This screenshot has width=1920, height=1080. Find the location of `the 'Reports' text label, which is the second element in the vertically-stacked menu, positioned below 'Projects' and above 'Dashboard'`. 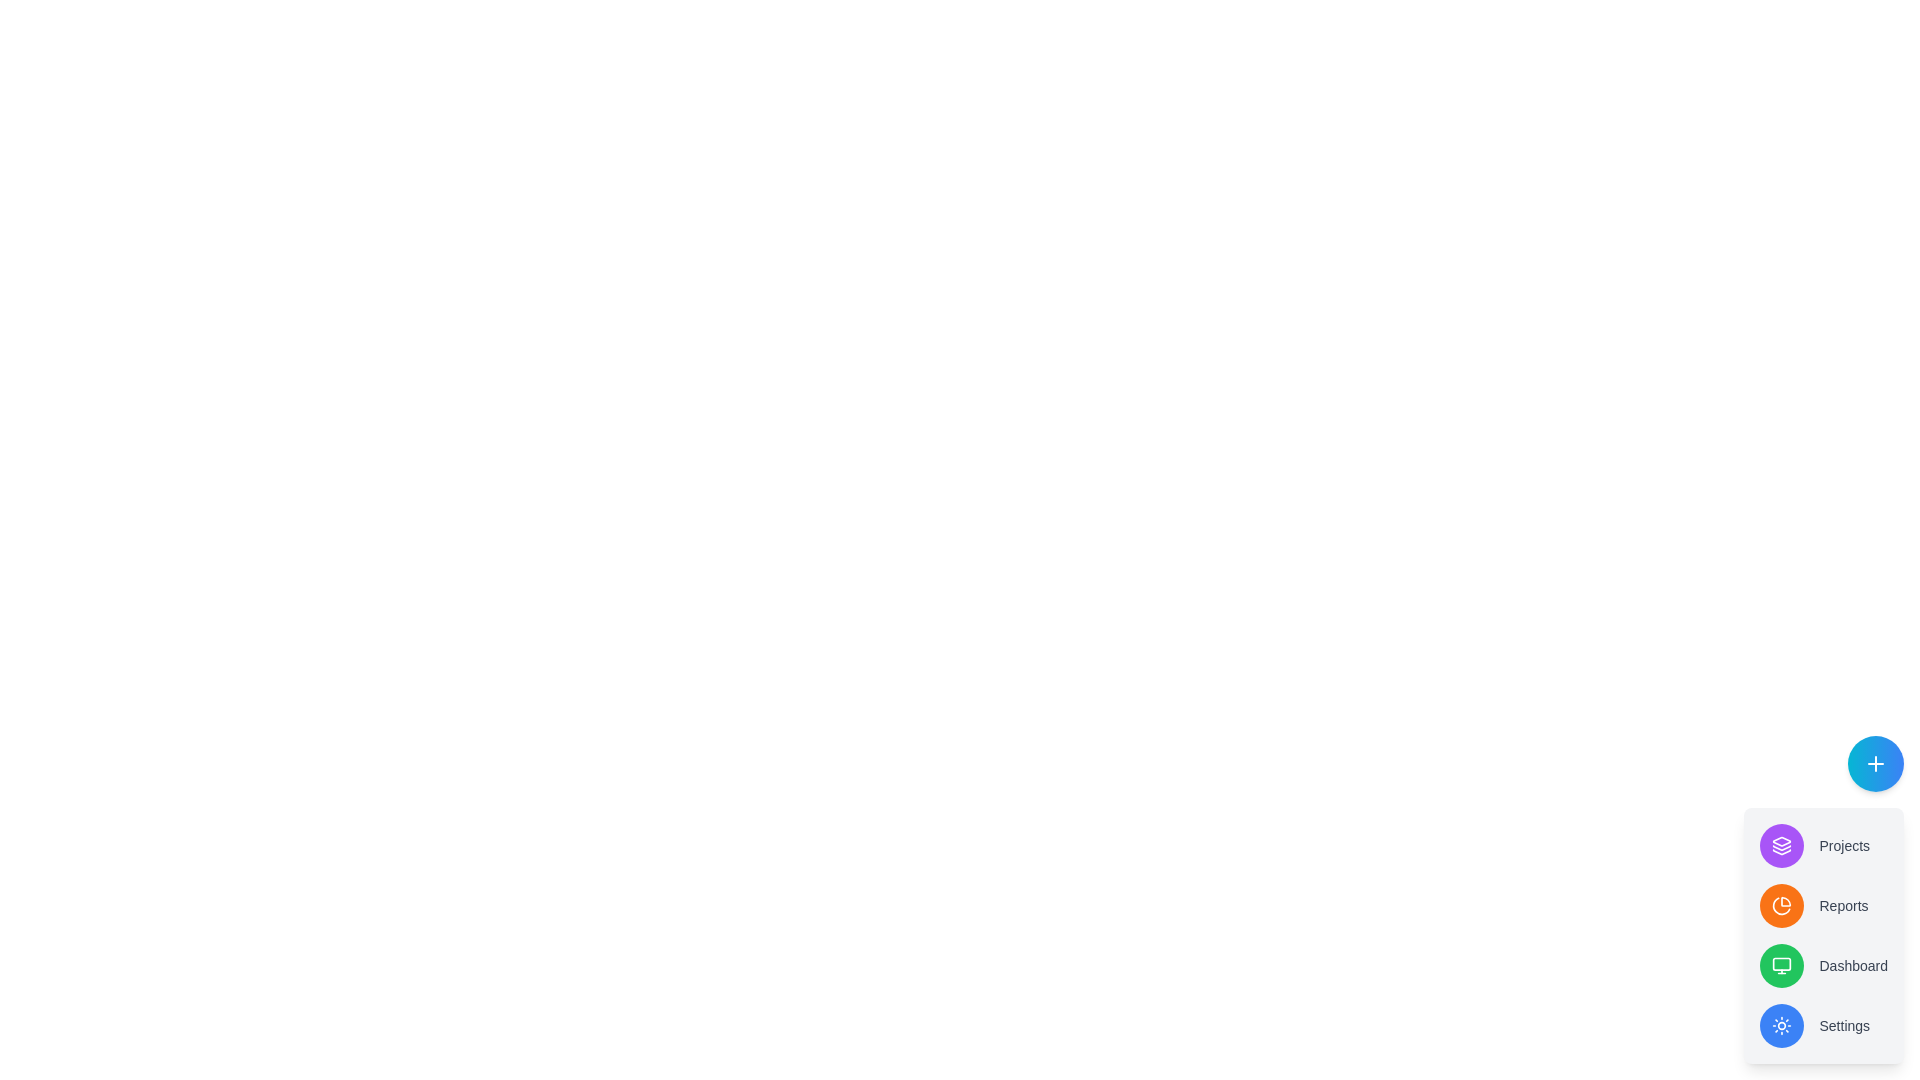

the 'Reports' text label, which is the second element in the vertically-stacked menu, positioned below 'Projects' and above 'Dashboard' is located at coordinates (1823, 898).